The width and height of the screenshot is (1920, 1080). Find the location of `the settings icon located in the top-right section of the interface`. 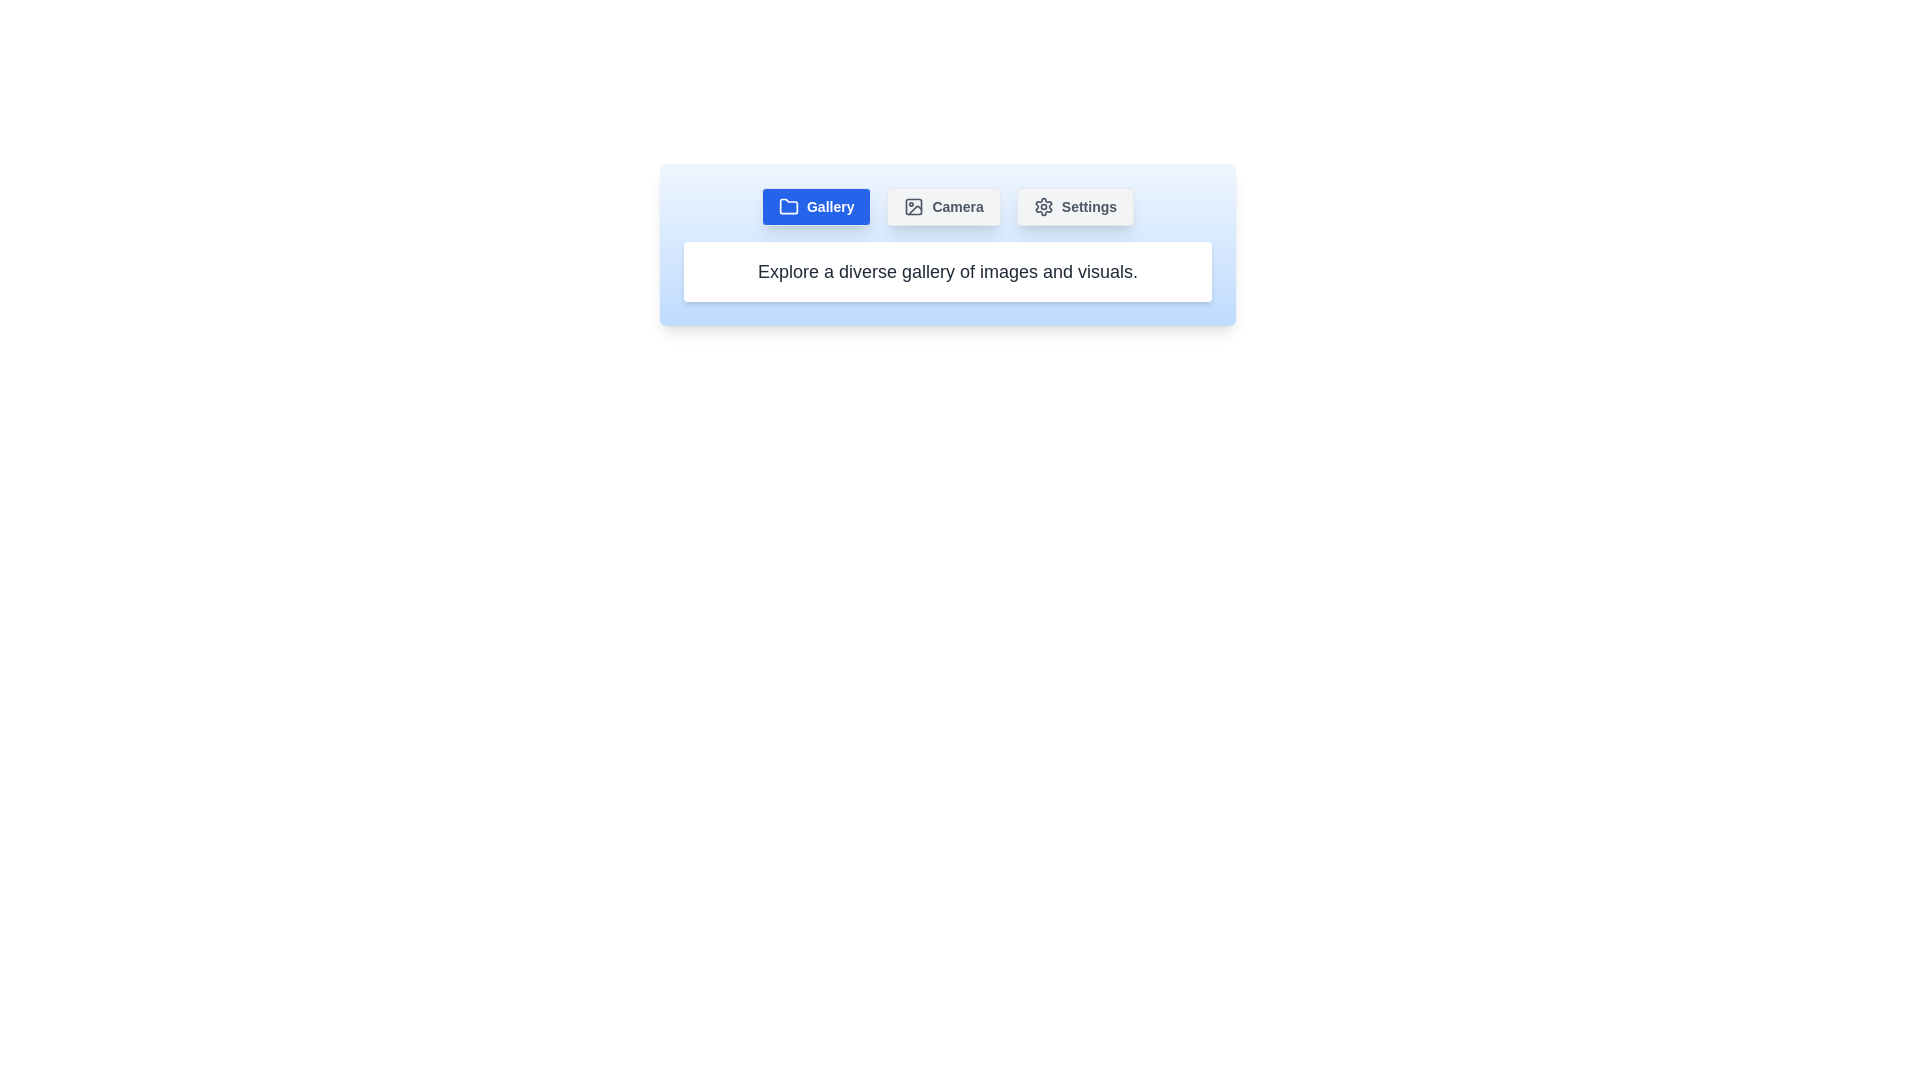

the settings icon located in the top-right section of the interface is located at coordinates (1042, 207).